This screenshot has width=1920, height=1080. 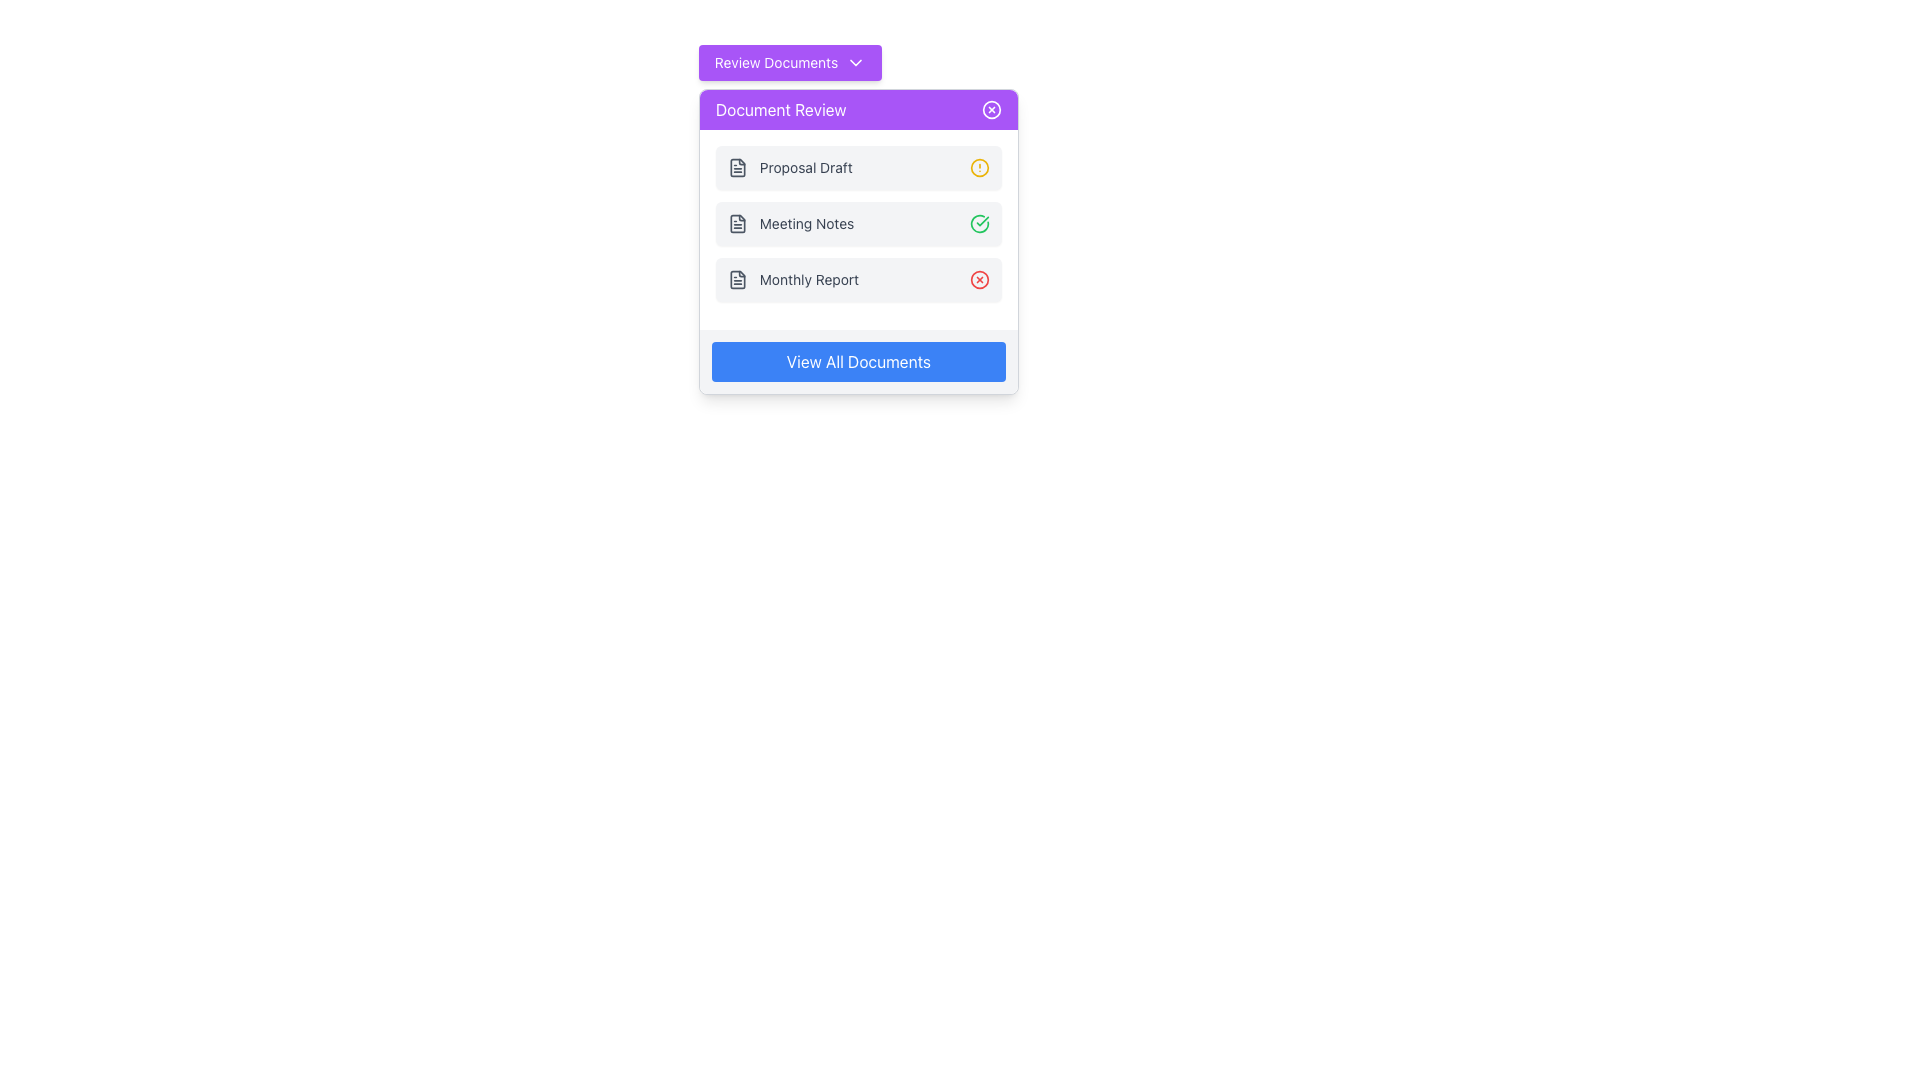 What do you see at coordinates (736, 167) in the screenshot?
I see `the decorative shape that defines the visual representation of the document icon in the 'Document Review' layout for the first document titled 'Proposal Draft'` at bounding box center [736, 167].